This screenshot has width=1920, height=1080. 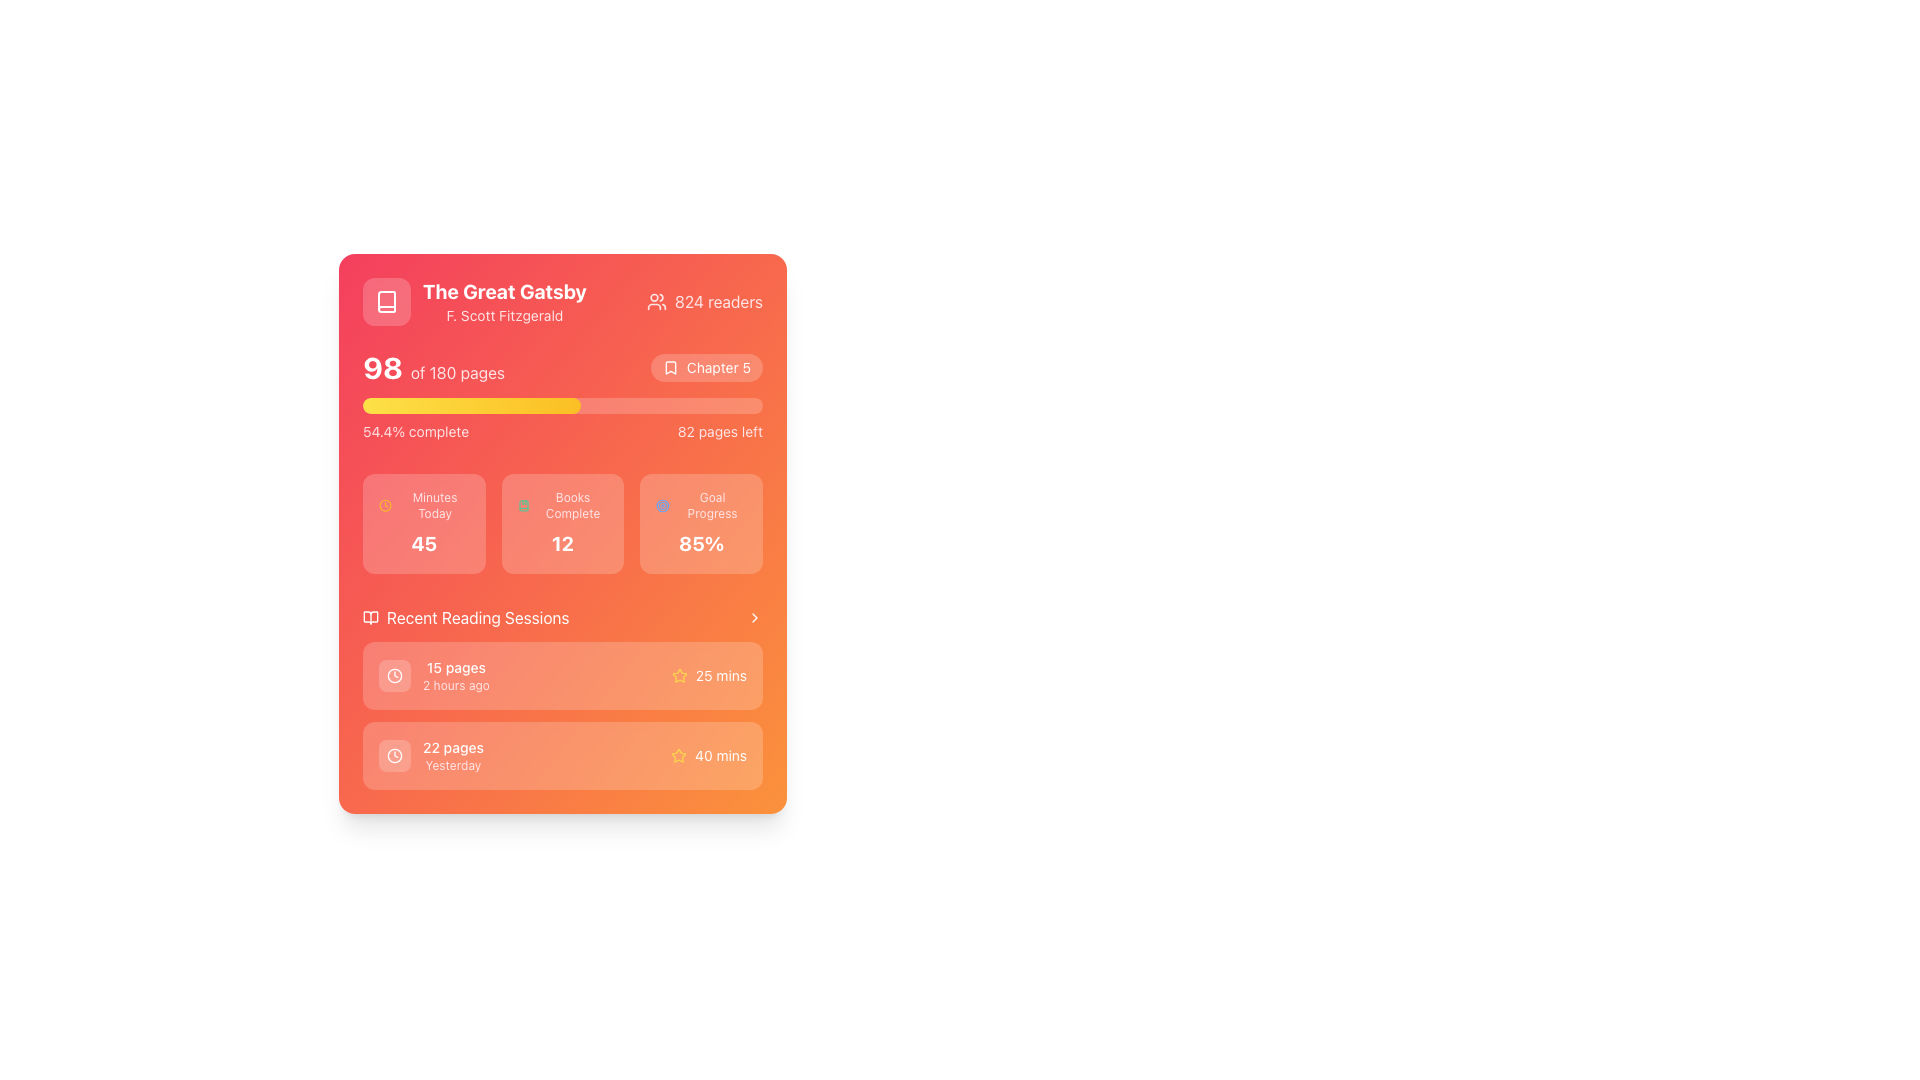 I want to click on the navigation icon located to the far right of the 'Recent Reading Sessions' header, so click(x=753, y=616).